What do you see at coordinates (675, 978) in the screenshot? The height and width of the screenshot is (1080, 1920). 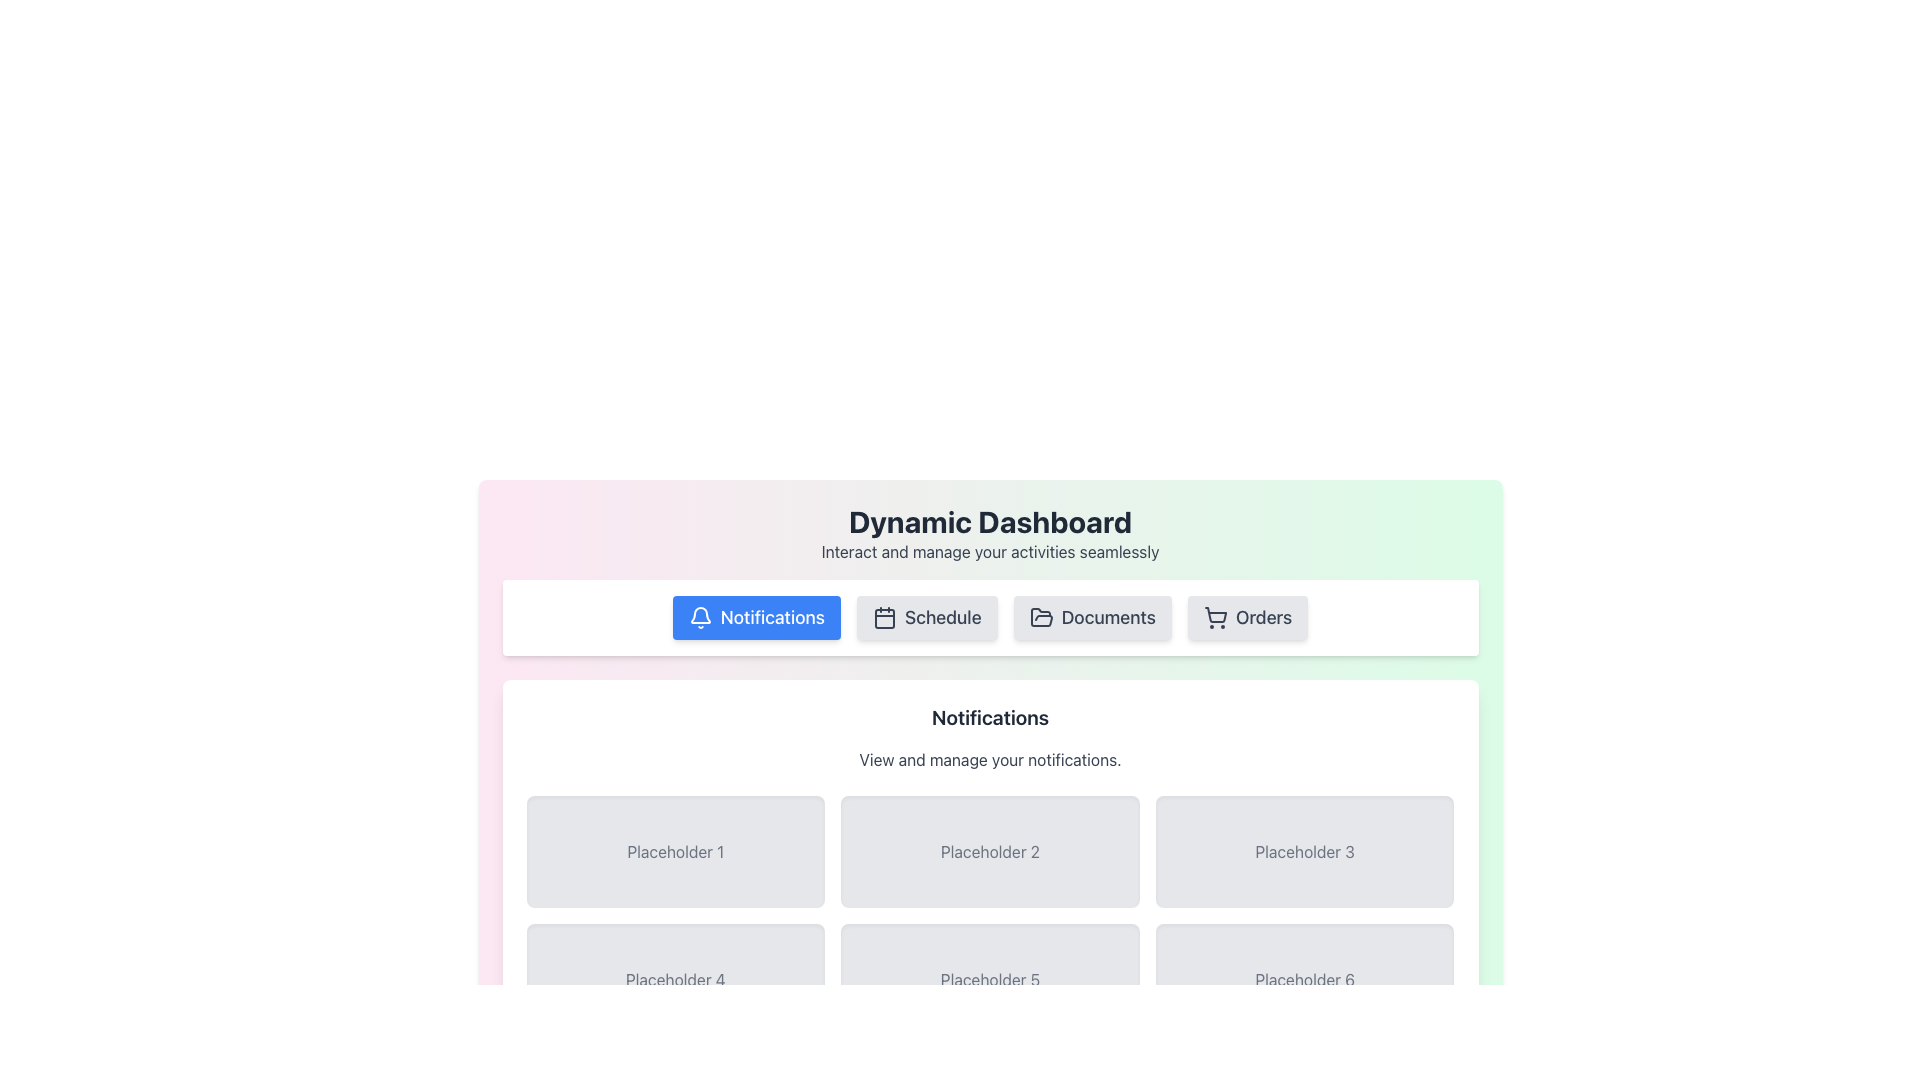 I see `the static text label located in the second row, first column of the grid in the bottom-left quadrant` at bounding box center [675, 978].